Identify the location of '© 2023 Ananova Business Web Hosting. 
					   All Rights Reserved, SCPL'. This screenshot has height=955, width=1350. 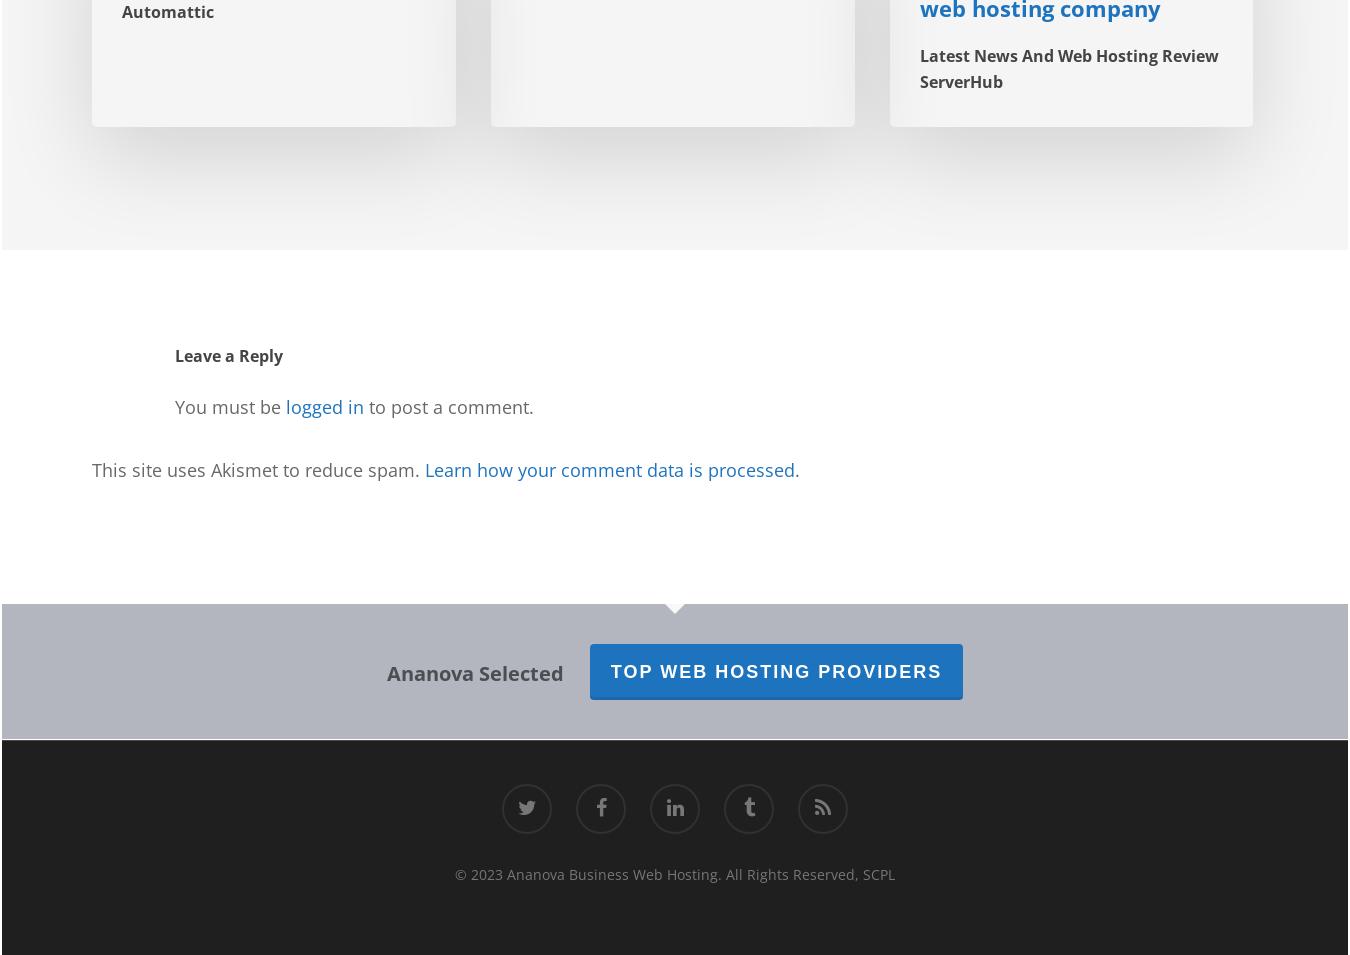
(675, 873).